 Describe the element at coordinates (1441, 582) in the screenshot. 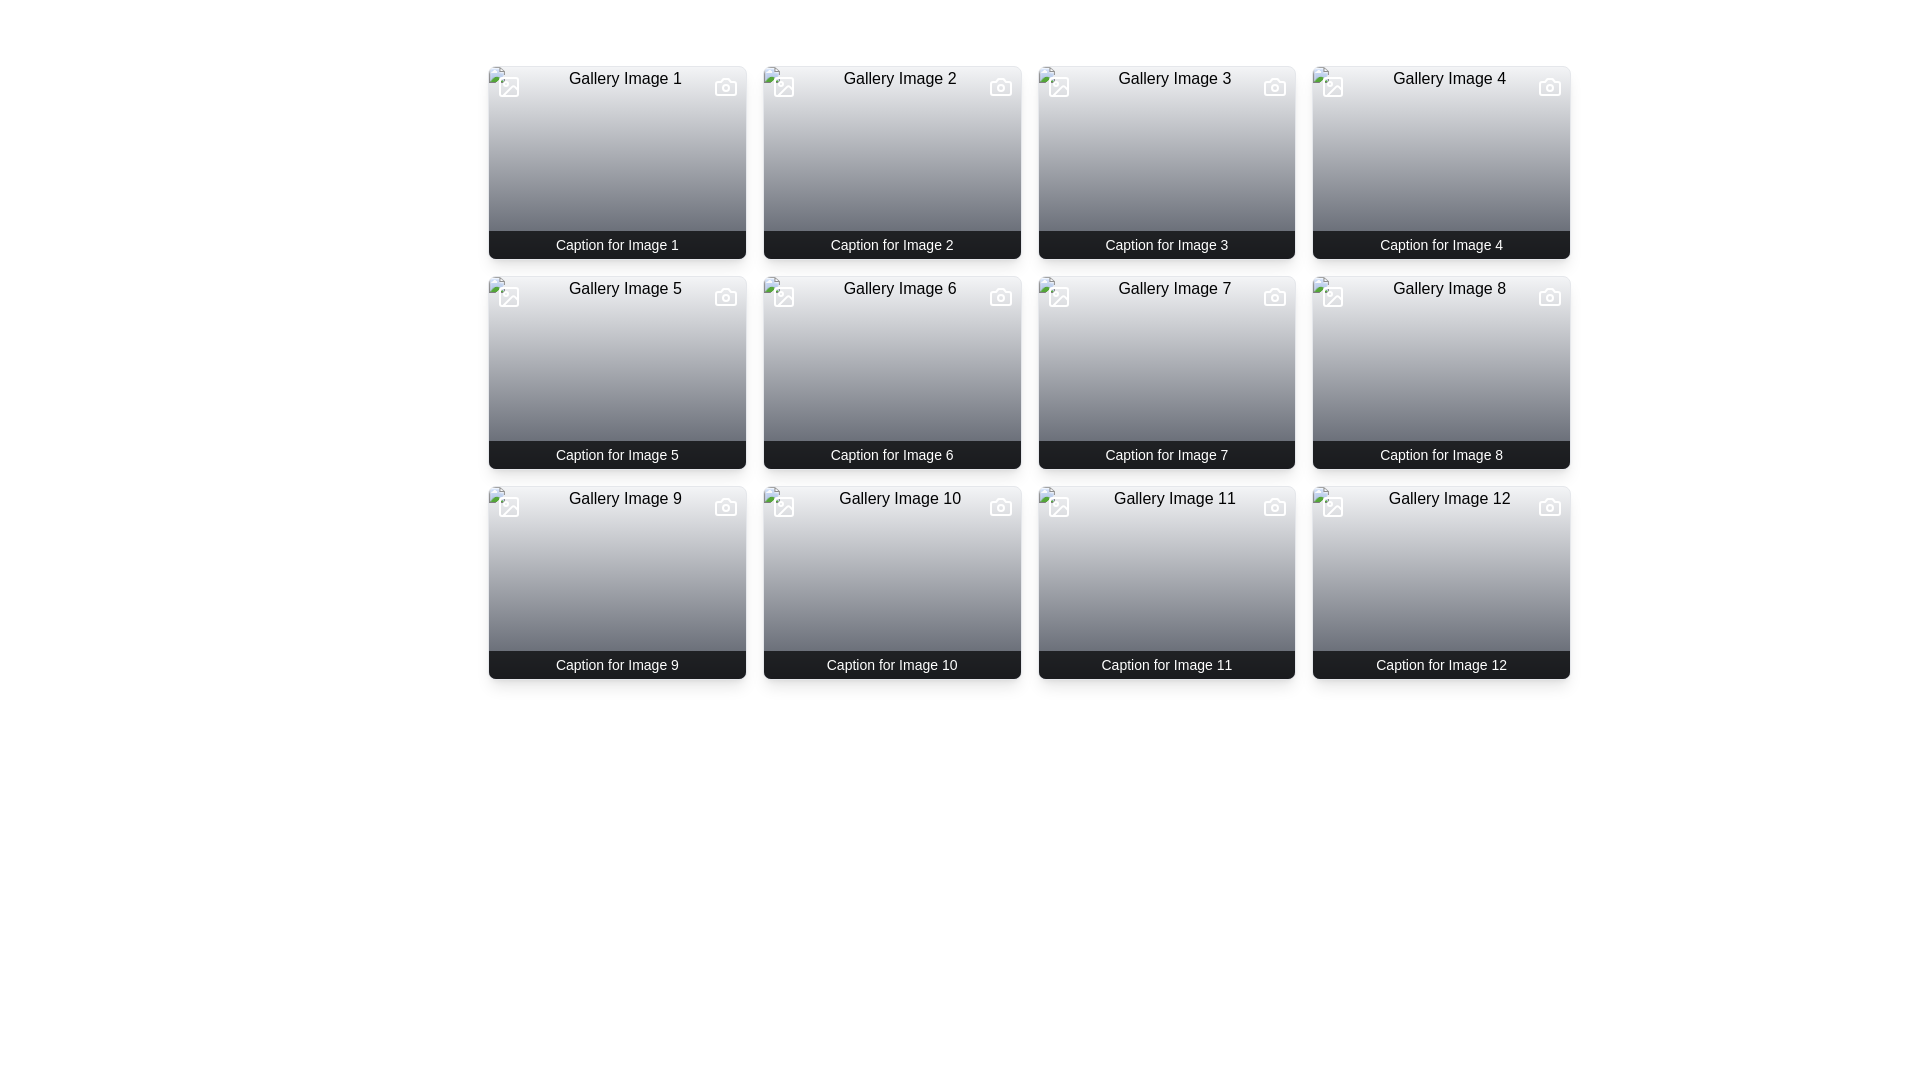

I see `the rectangular image card with rounded corners and a gray background displaying 'Caption for Image 12' at the bottom` at that location.